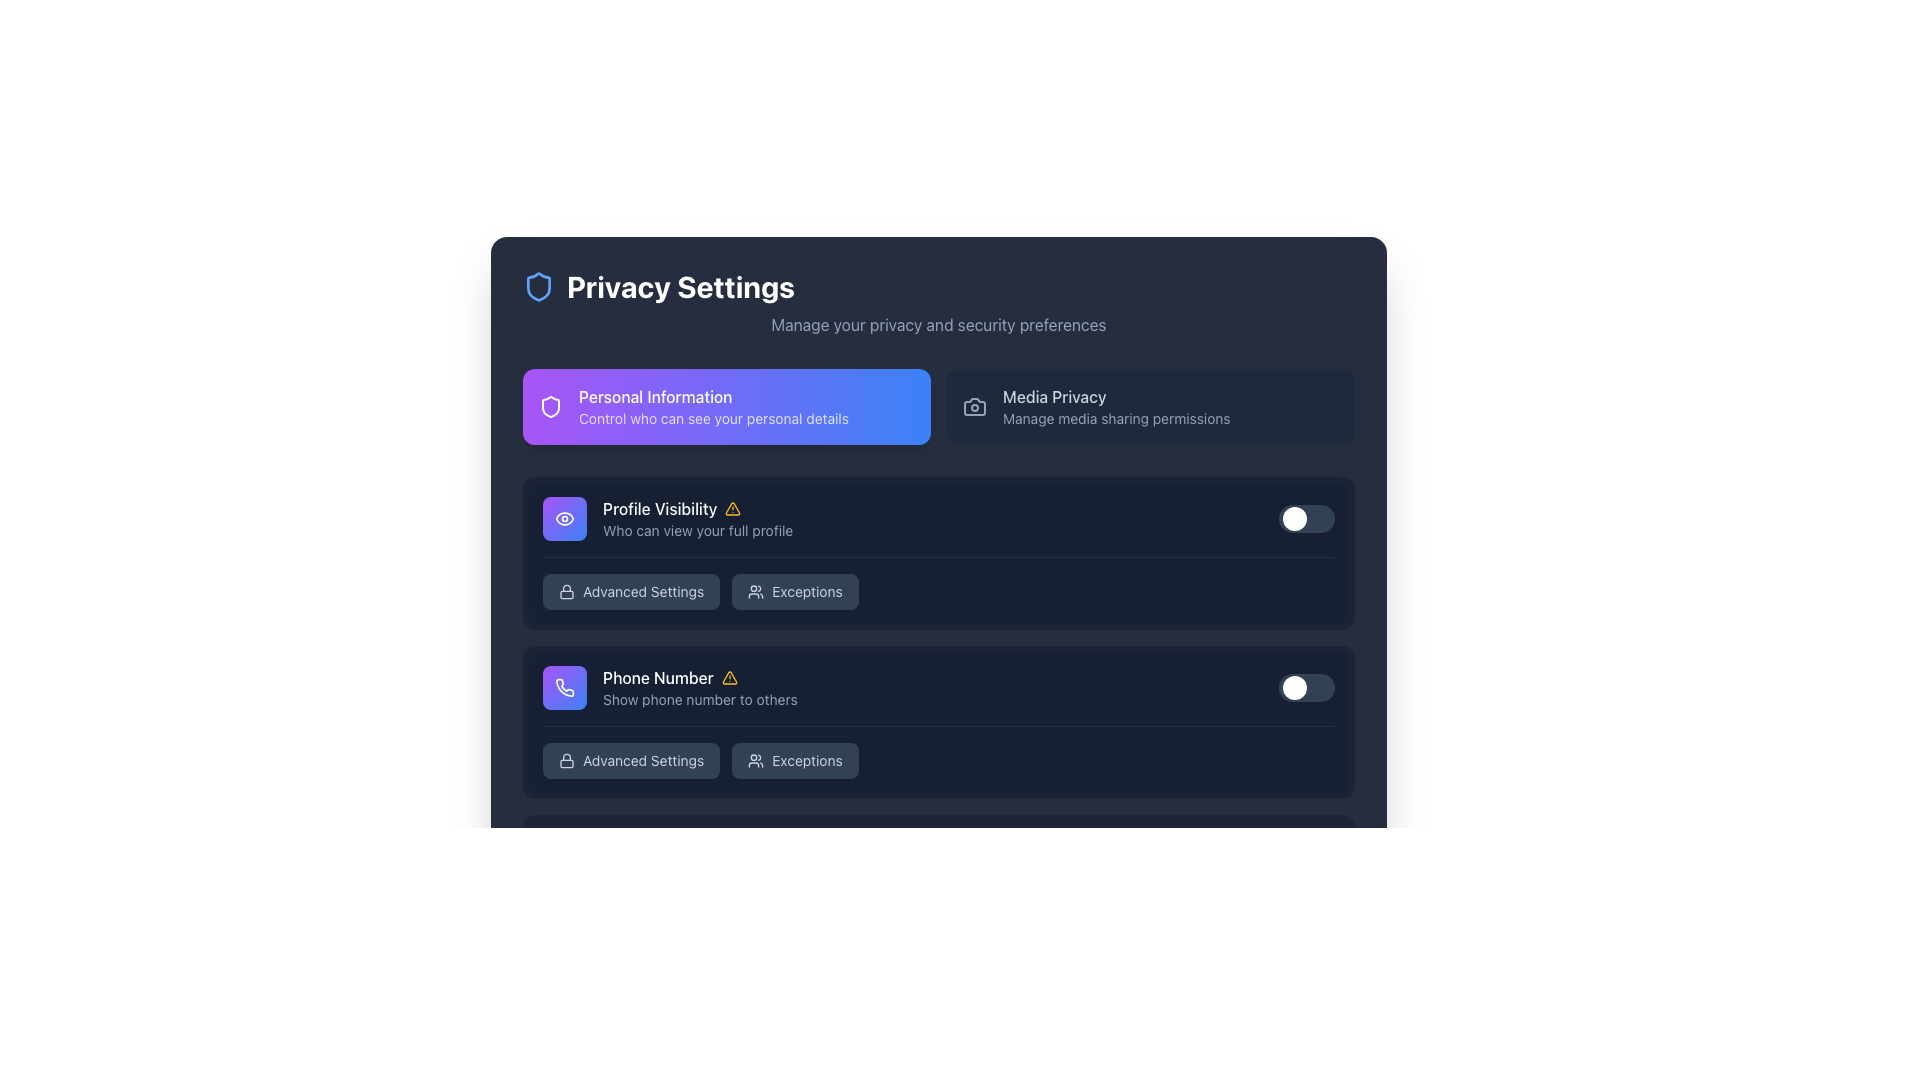  I want to click on the warning icon located immediately adjacent to the 'Phone Number' text label in the settings section, so click(728, 677).